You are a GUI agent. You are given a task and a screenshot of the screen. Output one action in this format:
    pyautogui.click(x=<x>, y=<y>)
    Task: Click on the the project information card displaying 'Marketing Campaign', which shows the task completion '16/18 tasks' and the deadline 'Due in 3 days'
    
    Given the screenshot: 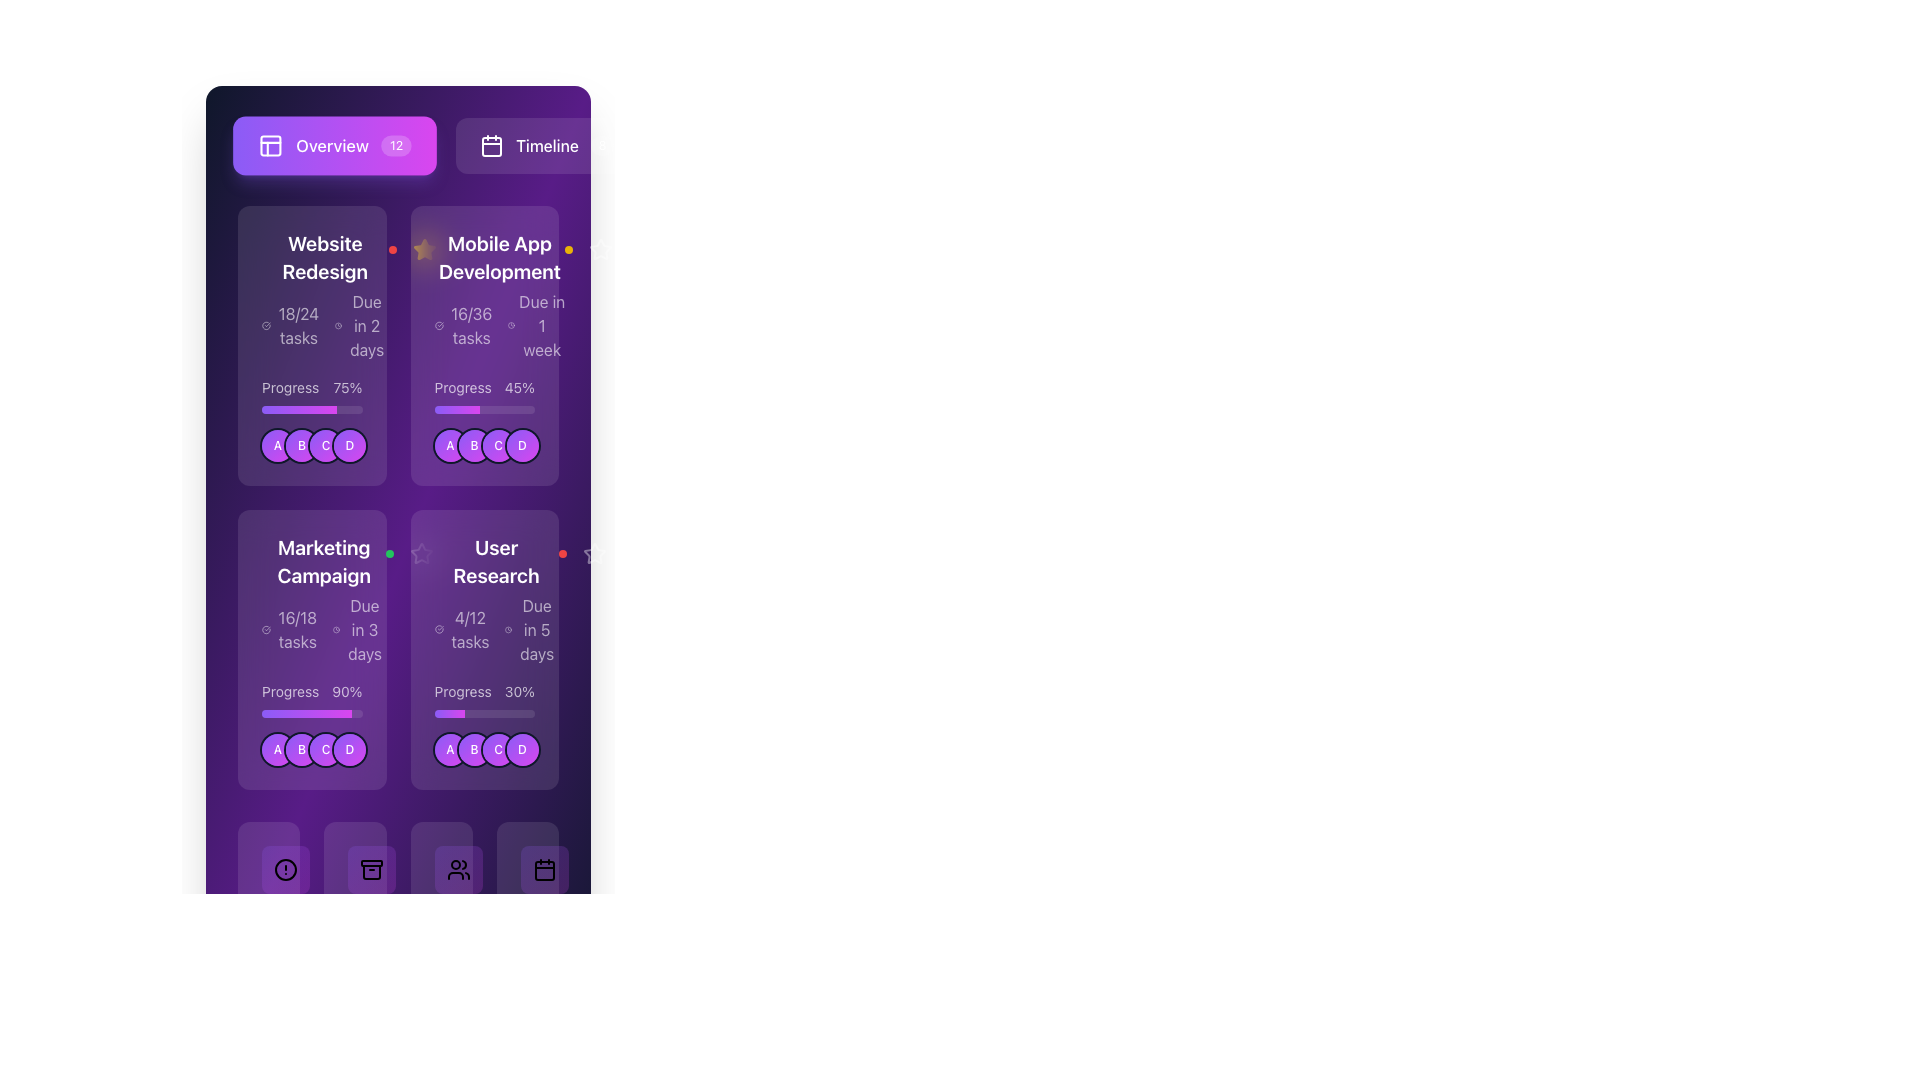 What is the action you would take?
    pyautogui.click(x=324, y=599)
    